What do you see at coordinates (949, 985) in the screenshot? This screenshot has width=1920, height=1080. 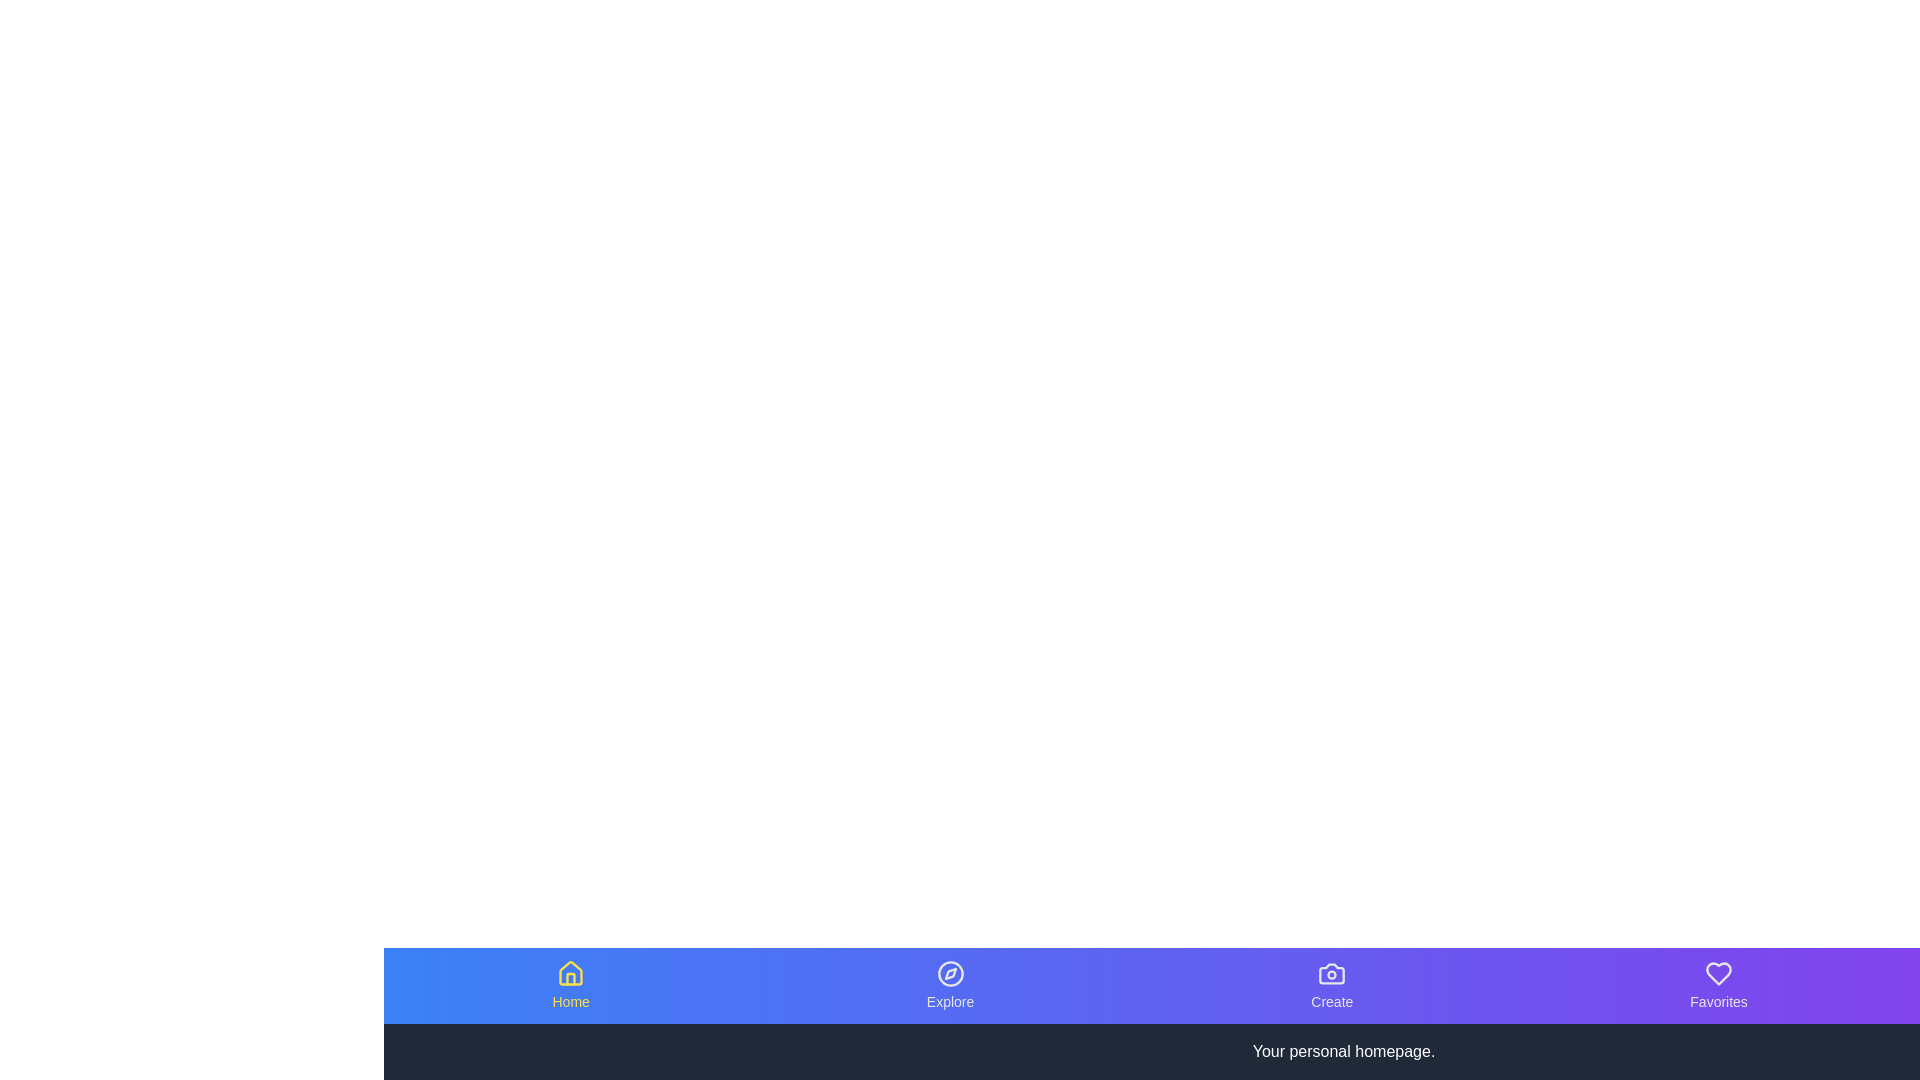 I see `the Explore tab in the bottom navigation bar` at bounding box center [949, 985].